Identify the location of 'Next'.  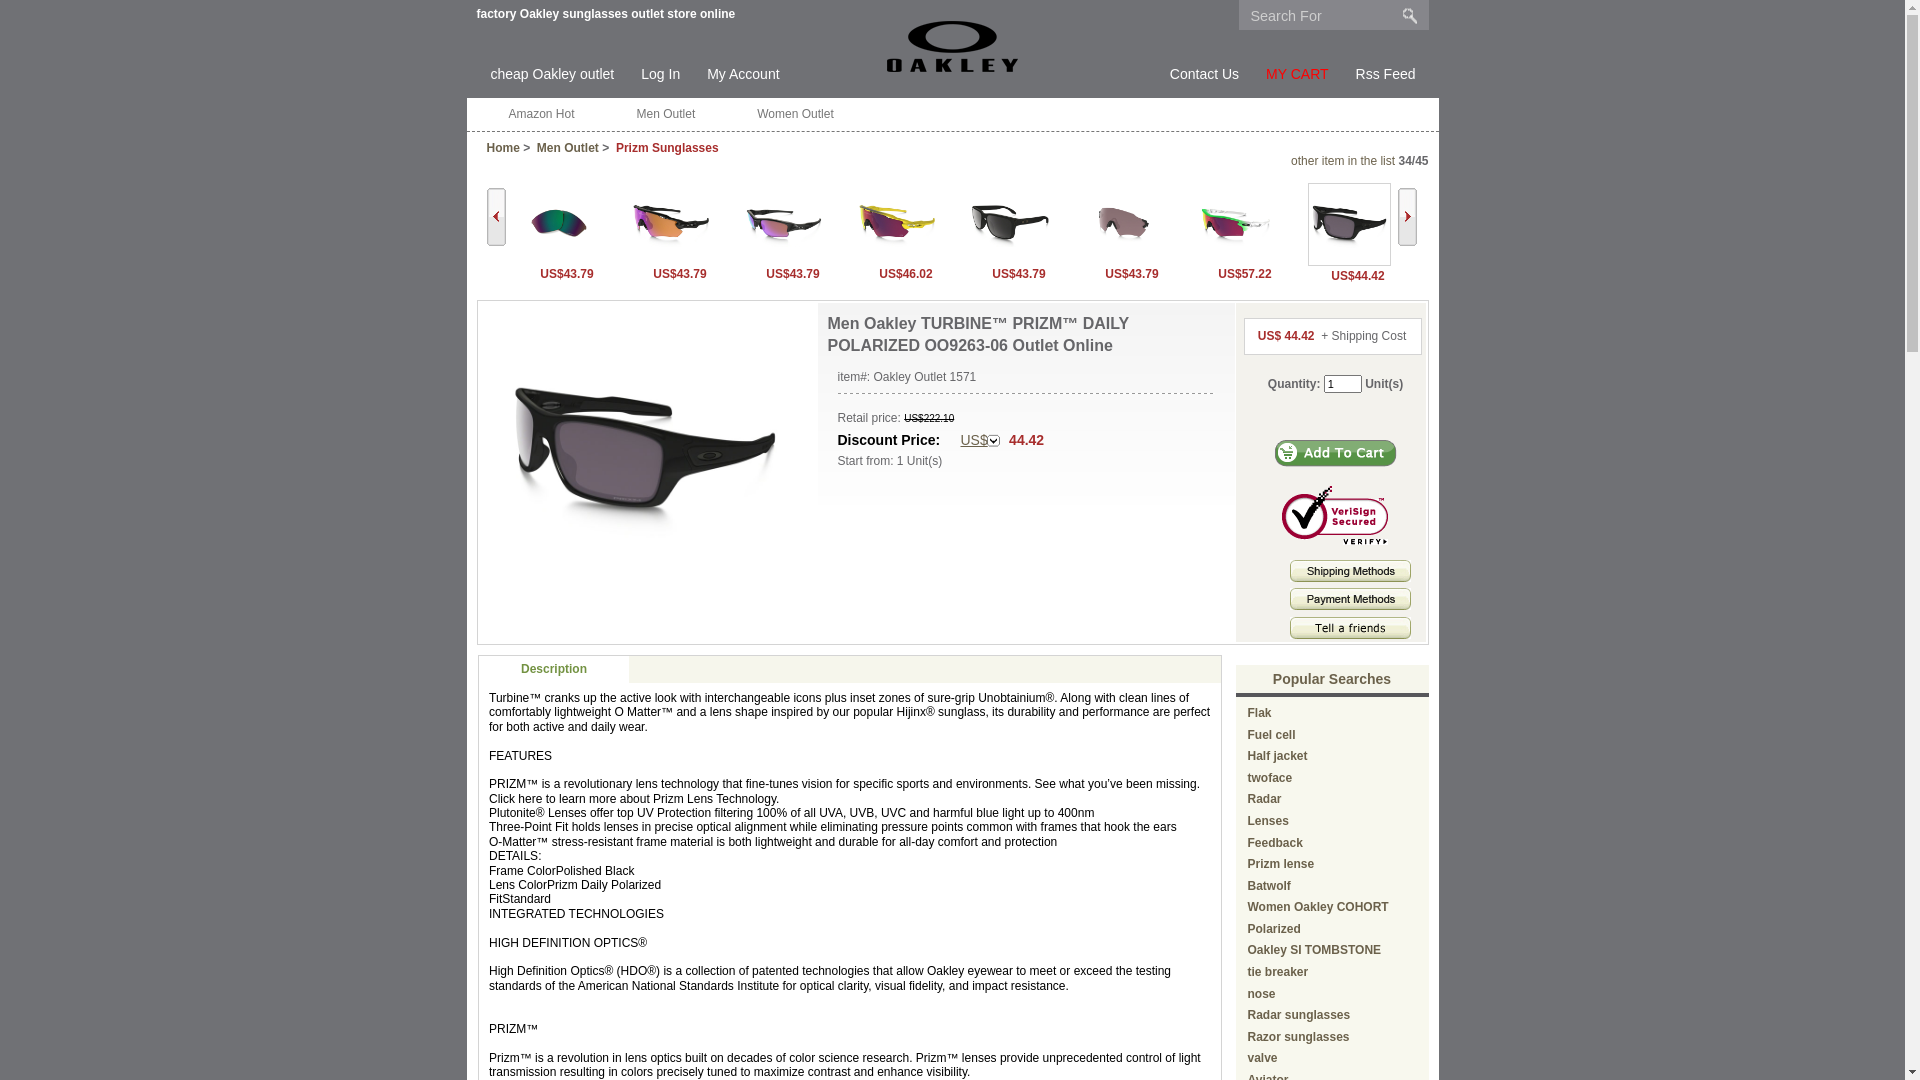
(1406, 216).